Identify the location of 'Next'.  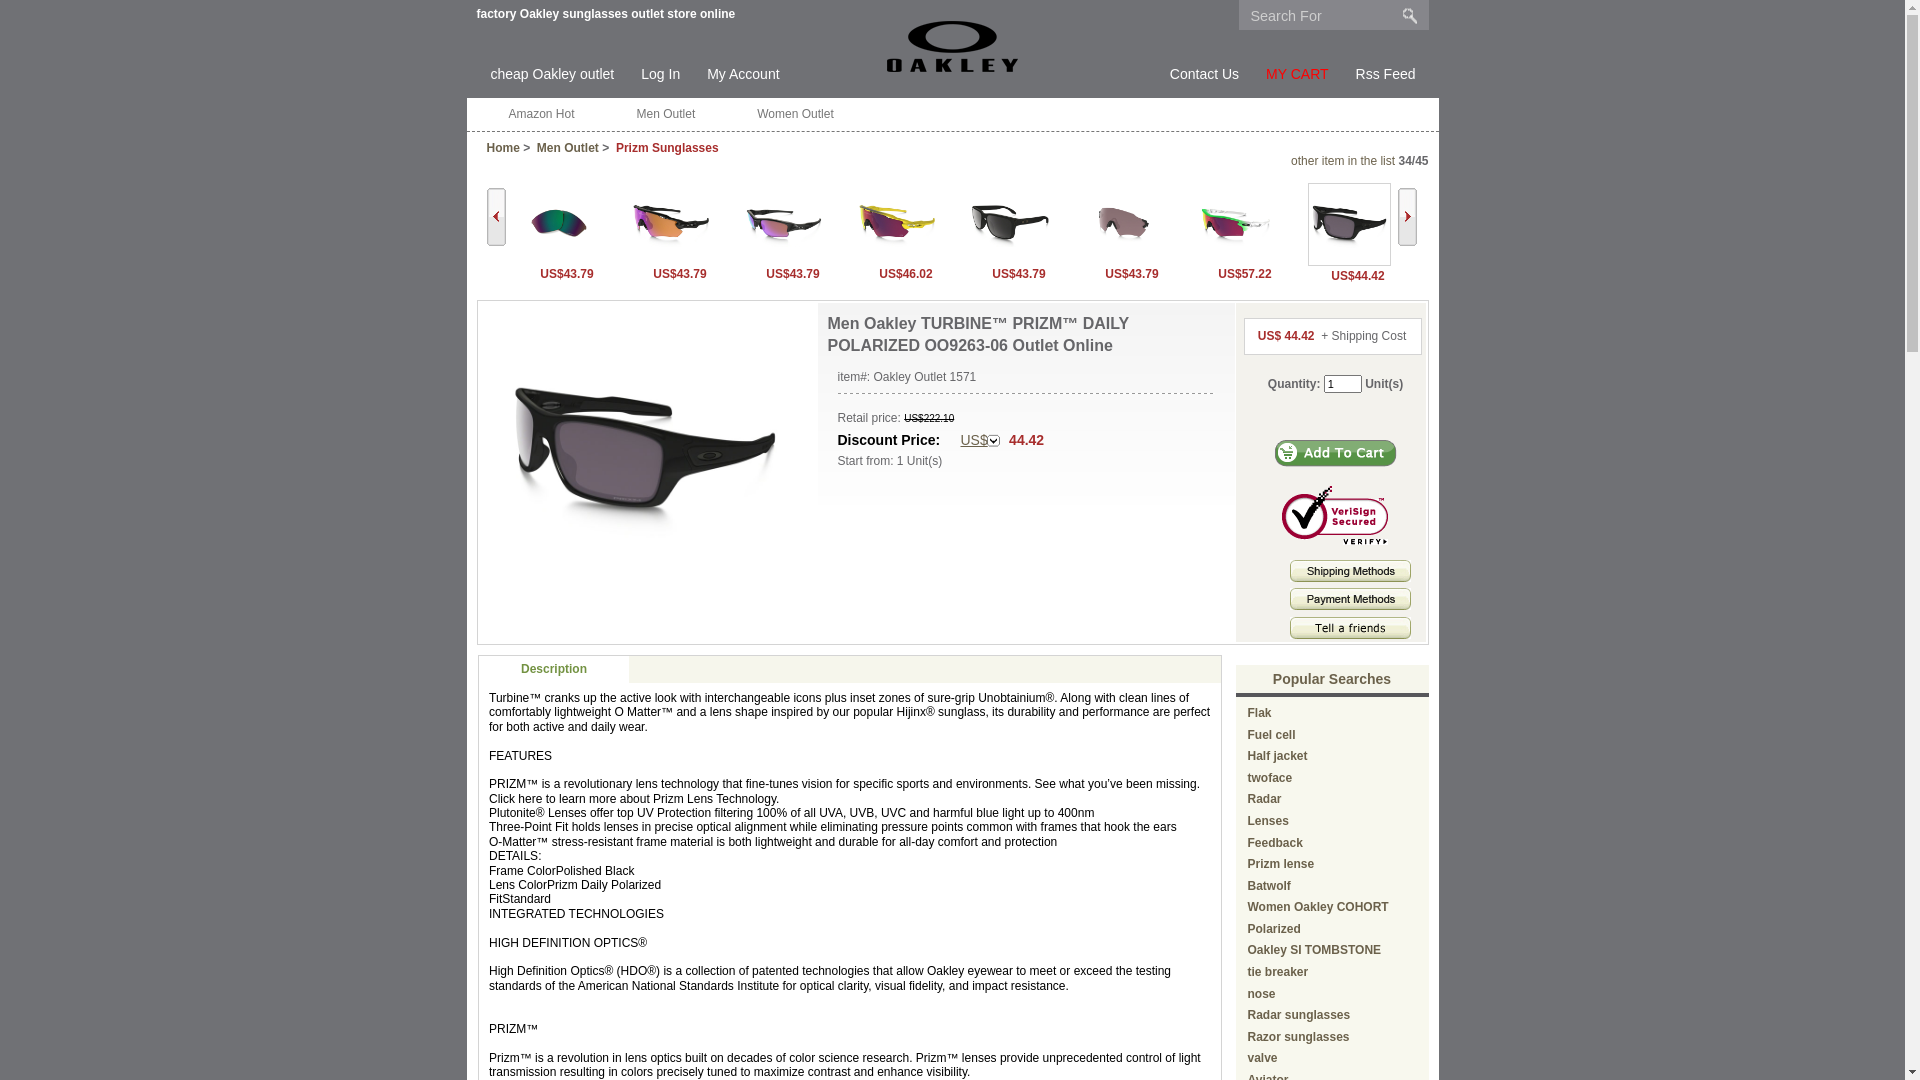
(1406, 216).